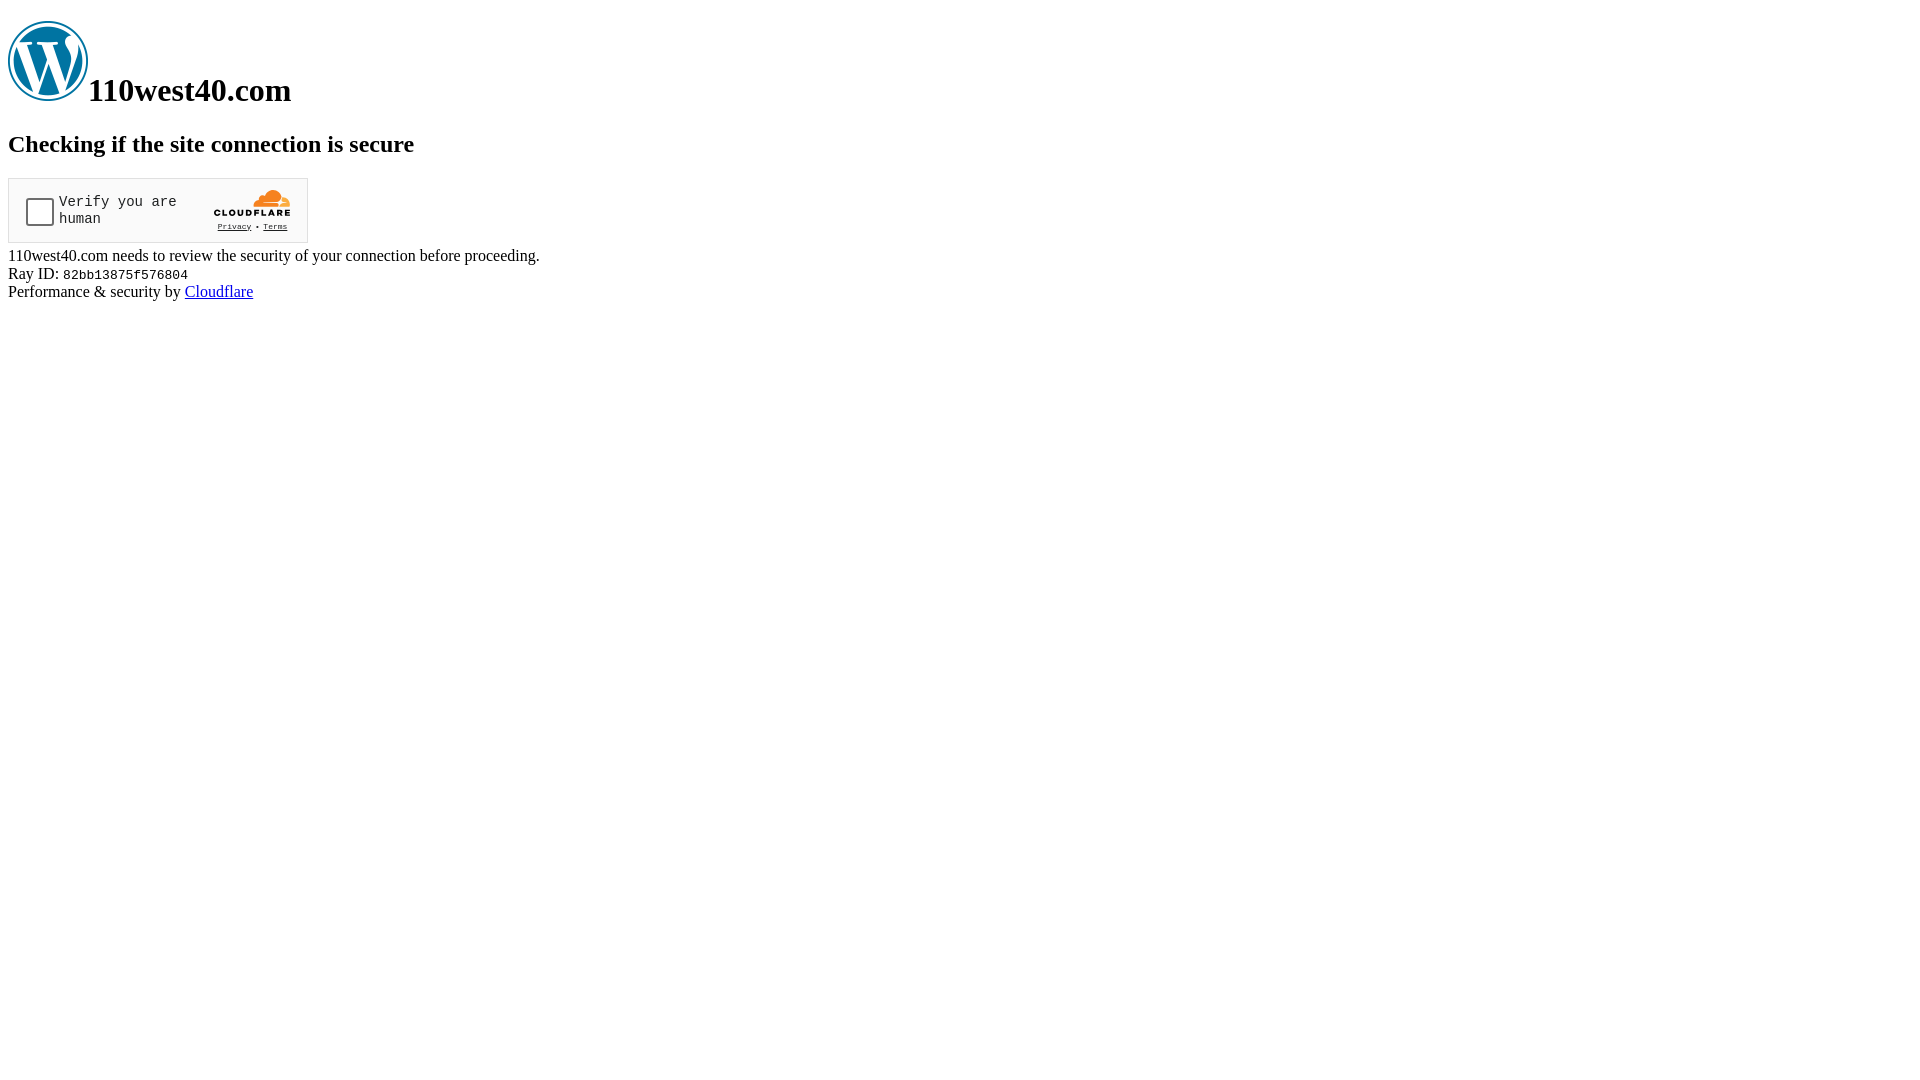  I want to click on 'Widget containing a Cloudflare security challenge', so click(157, 210).